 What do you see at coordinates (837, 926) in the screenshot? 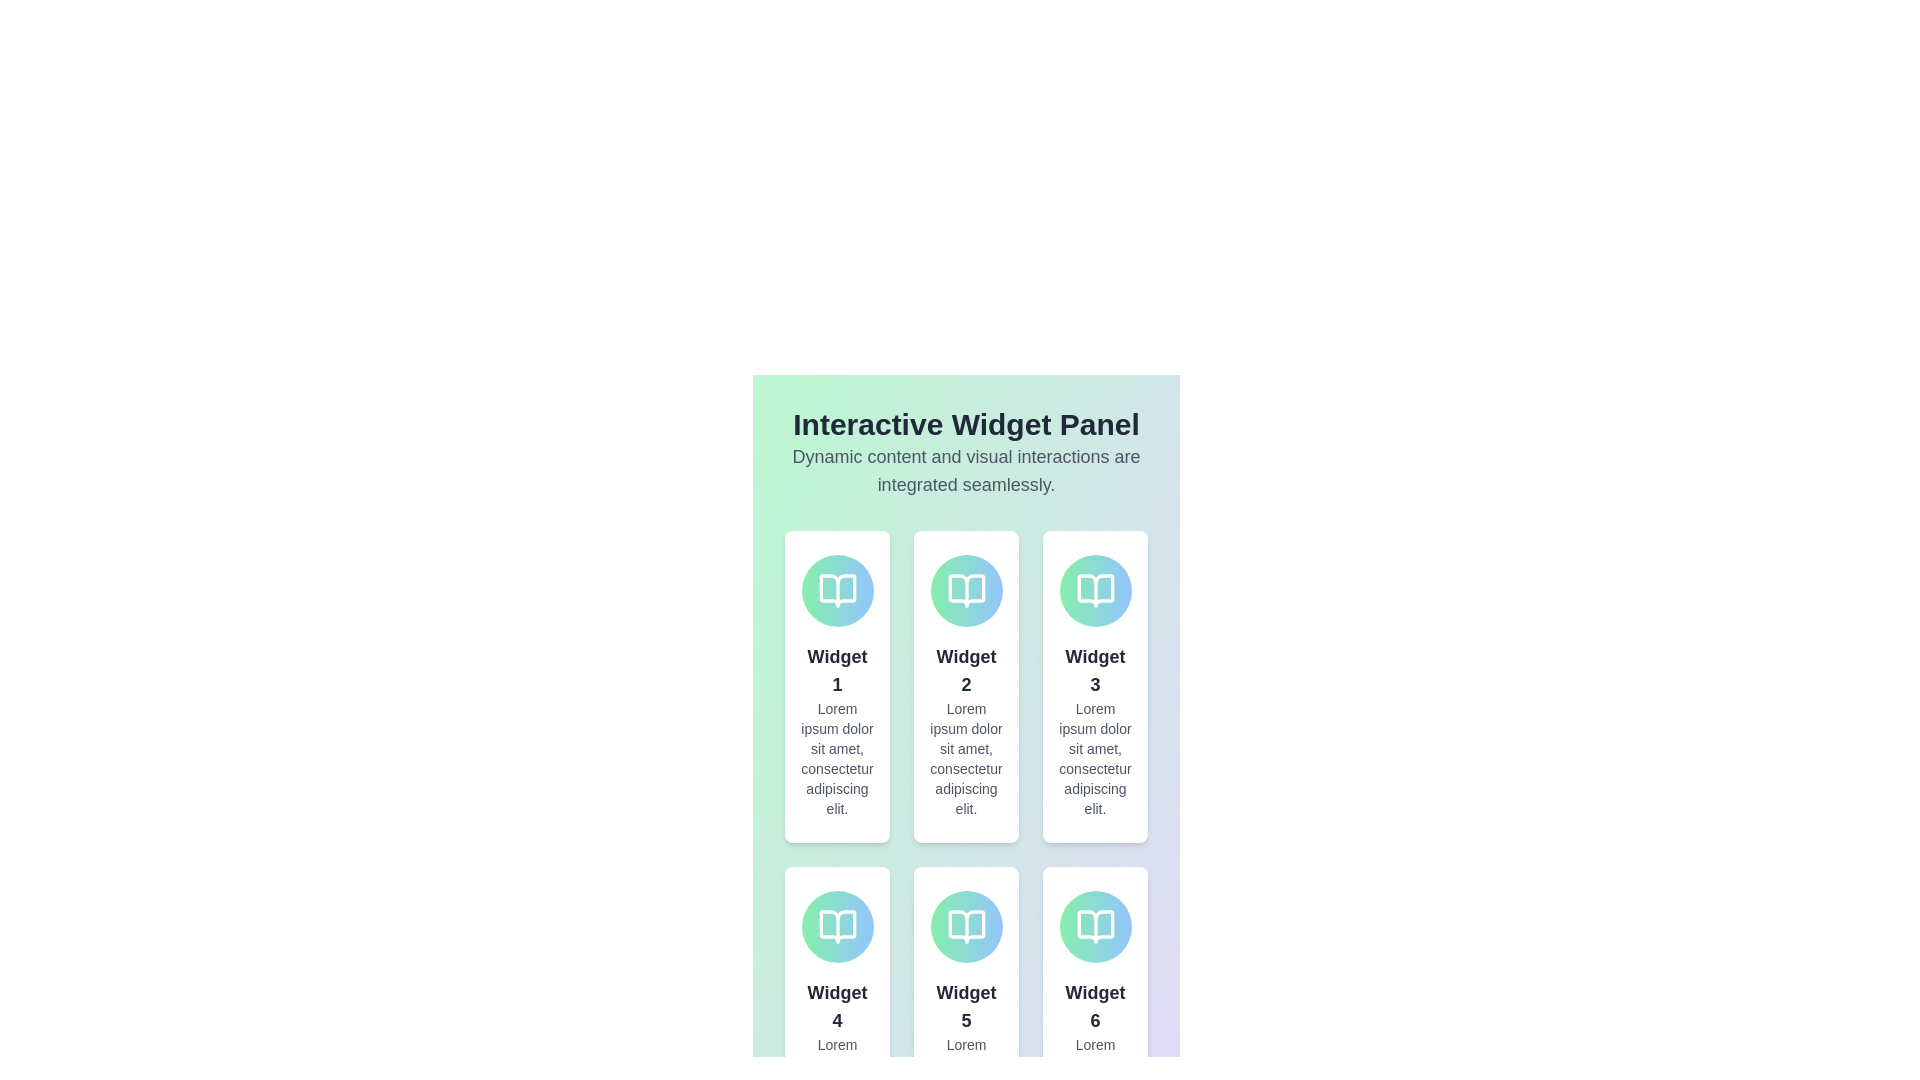
I see `the open book icon that is styled with a white color against a circular gradient background transitioning from green to blue, located in the fourth widget of the grid layout` at bounding box center [837, 926].